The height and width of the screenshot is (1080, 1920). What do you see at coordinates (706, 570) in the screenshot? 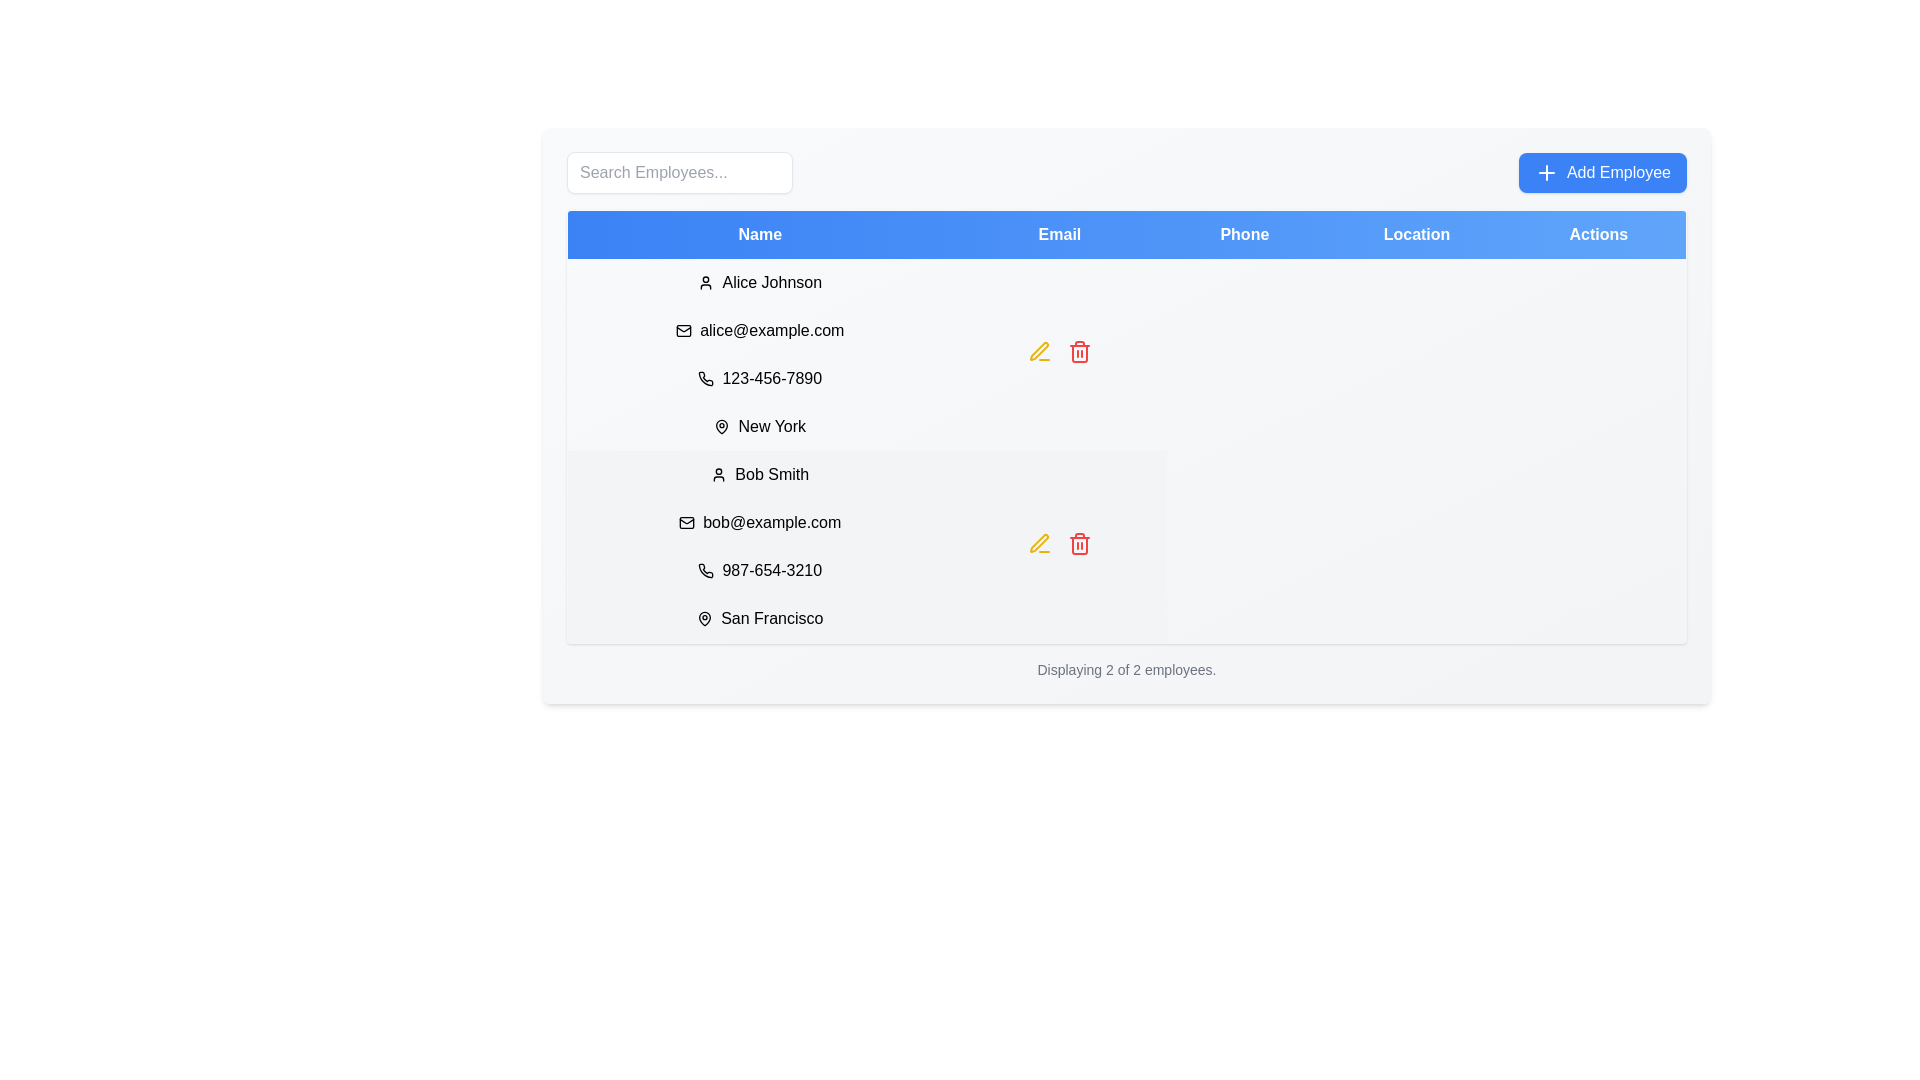
I see `the phone icon representing Bob Smith in the employee list, located in the second row of the 'Phone' column` at bounding box center [706, 570].